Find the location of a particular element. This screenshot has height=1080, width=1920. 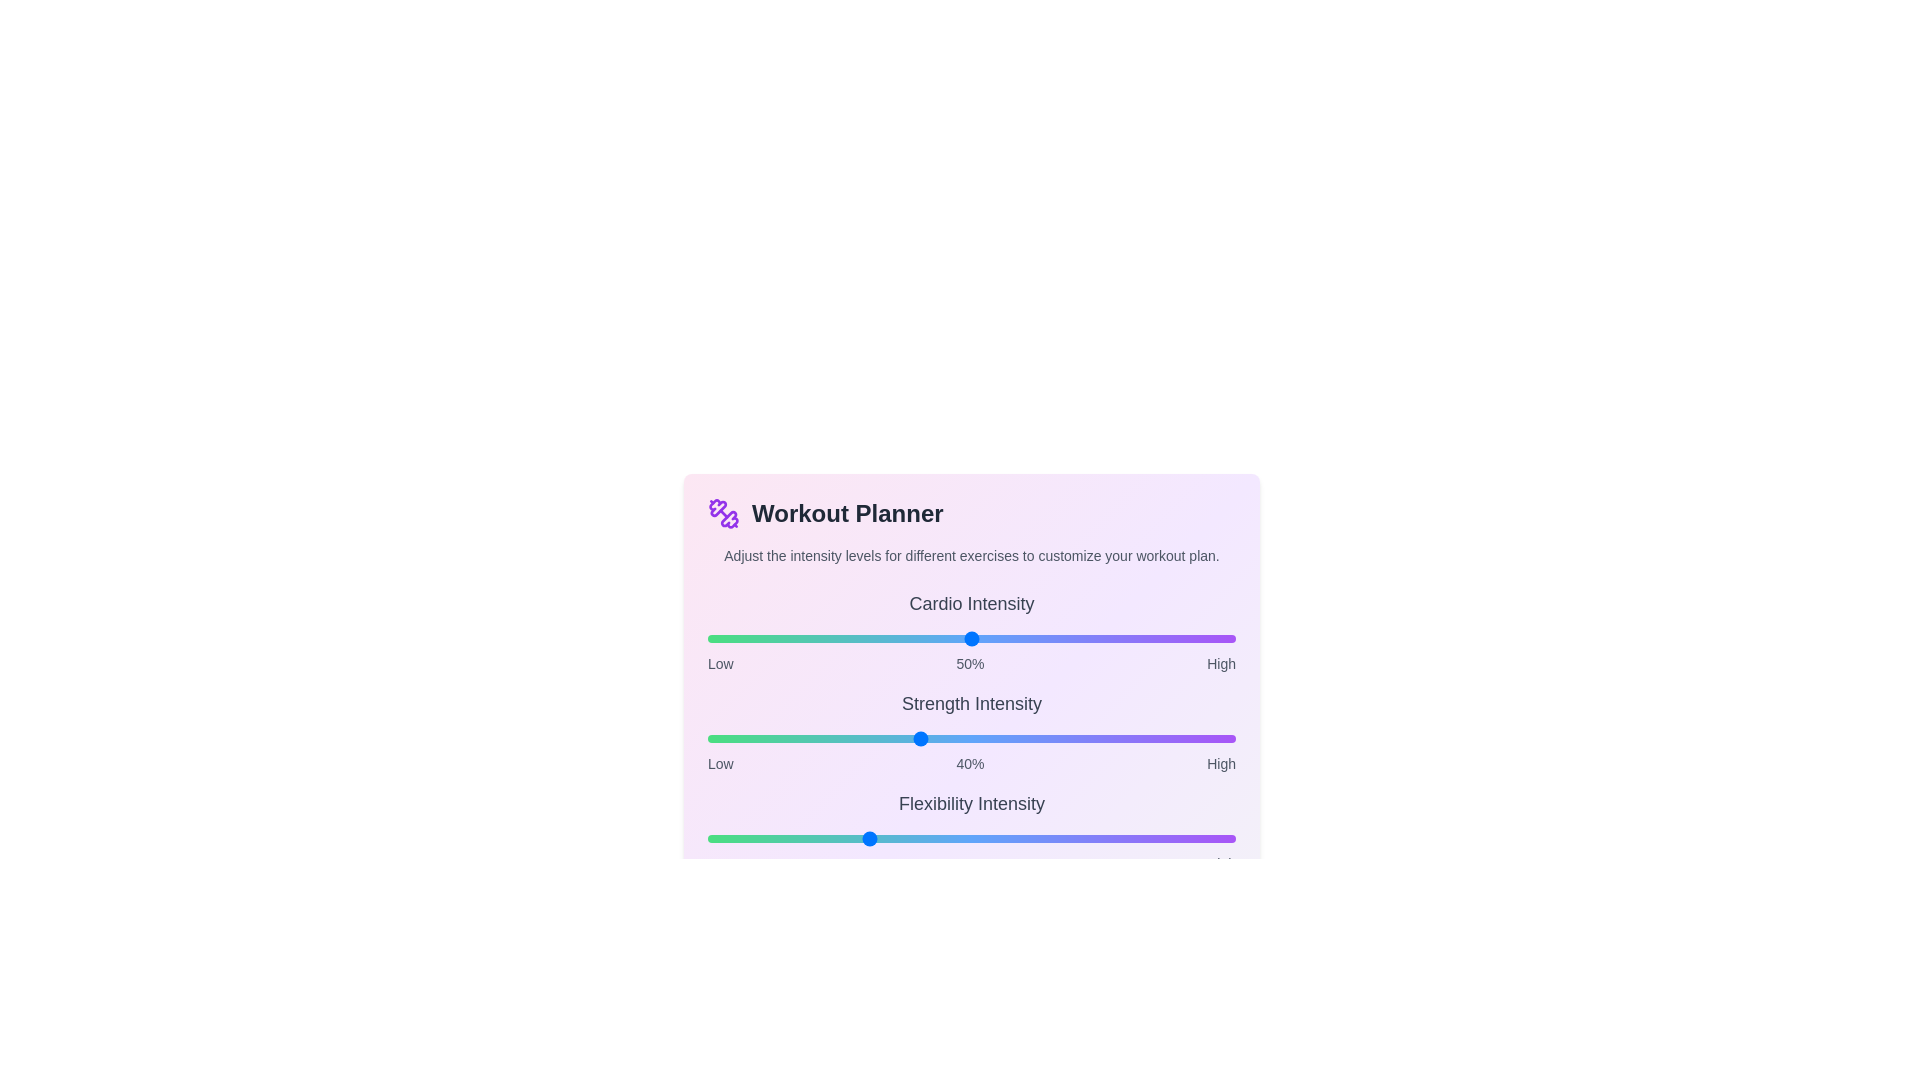

the intensity of the 0 slider to 80% is located at coordinates (1130, 639).